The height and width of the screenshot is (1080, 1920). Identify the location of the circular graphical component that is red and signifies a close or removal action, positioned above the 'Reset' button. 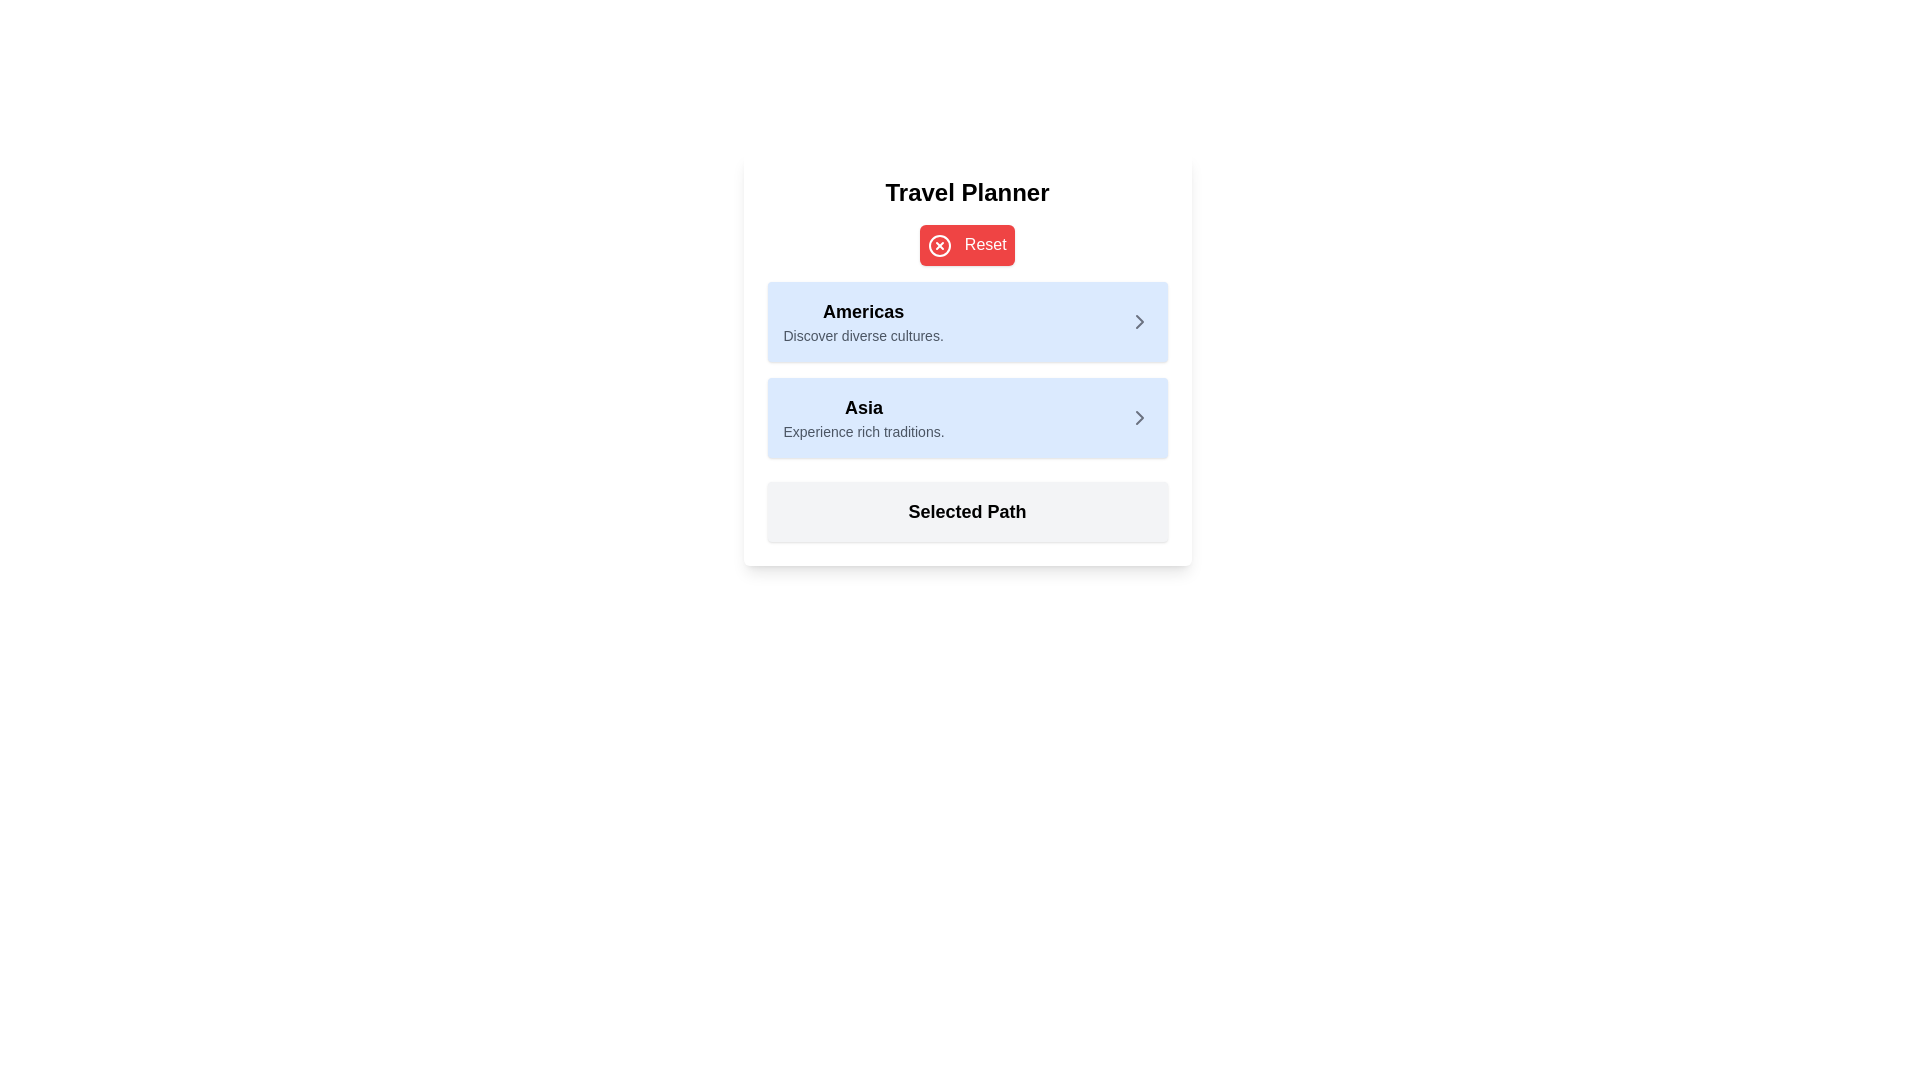
(939, 244).